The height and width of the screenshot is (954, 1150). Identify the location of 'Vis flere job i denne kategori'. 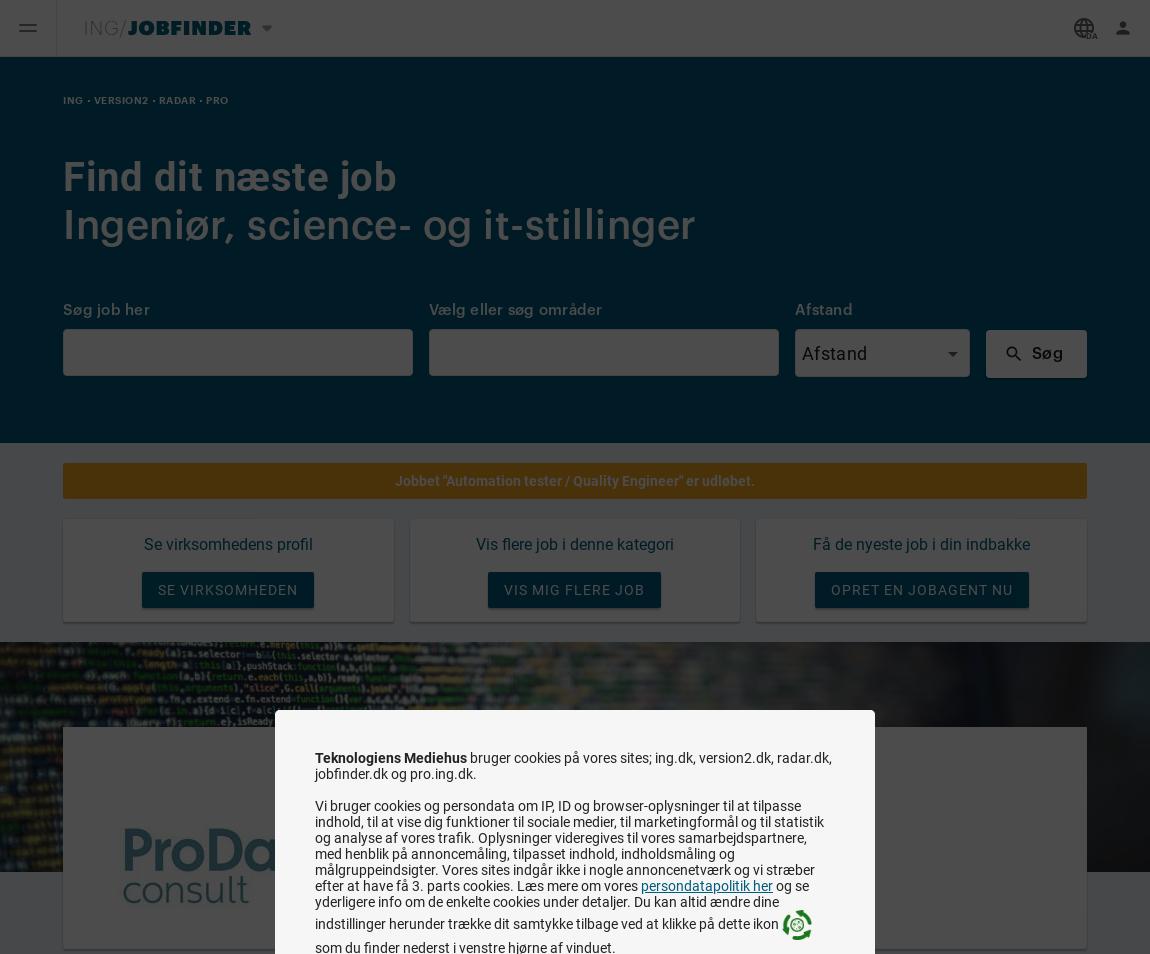
(573, 542).